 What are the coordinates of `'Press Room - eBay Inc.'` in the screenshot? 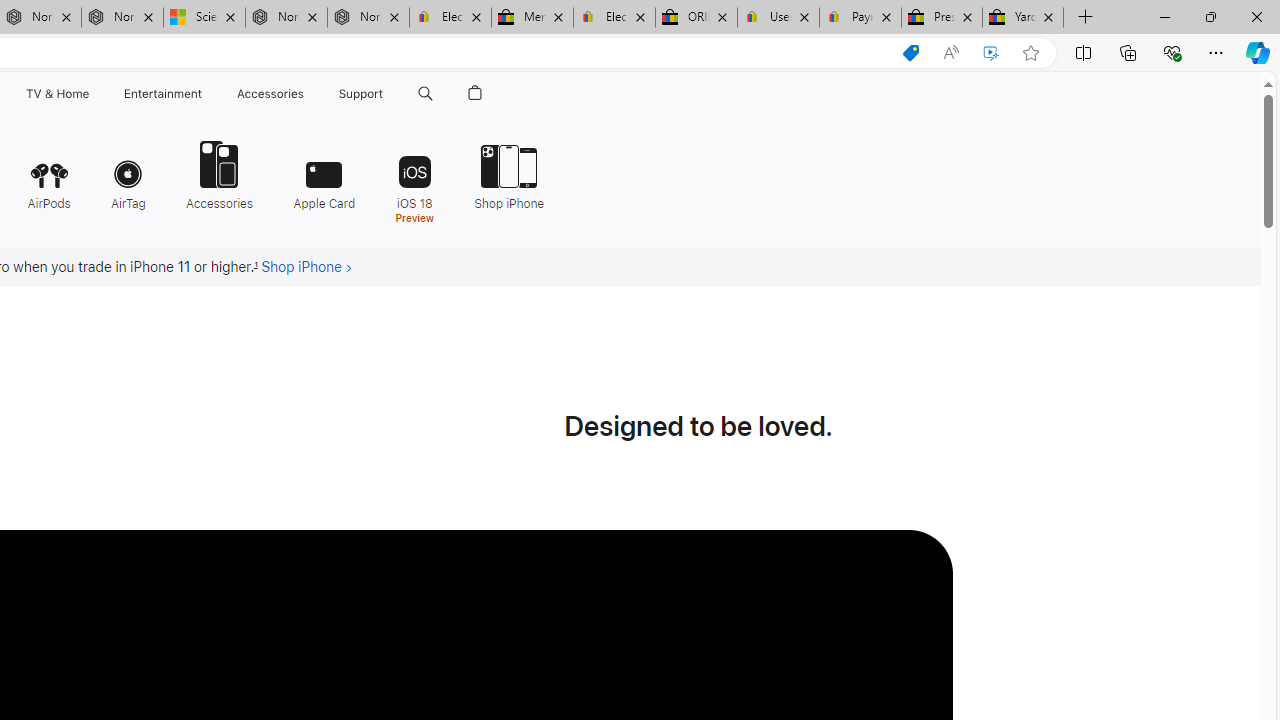 It's located at (941, 17).